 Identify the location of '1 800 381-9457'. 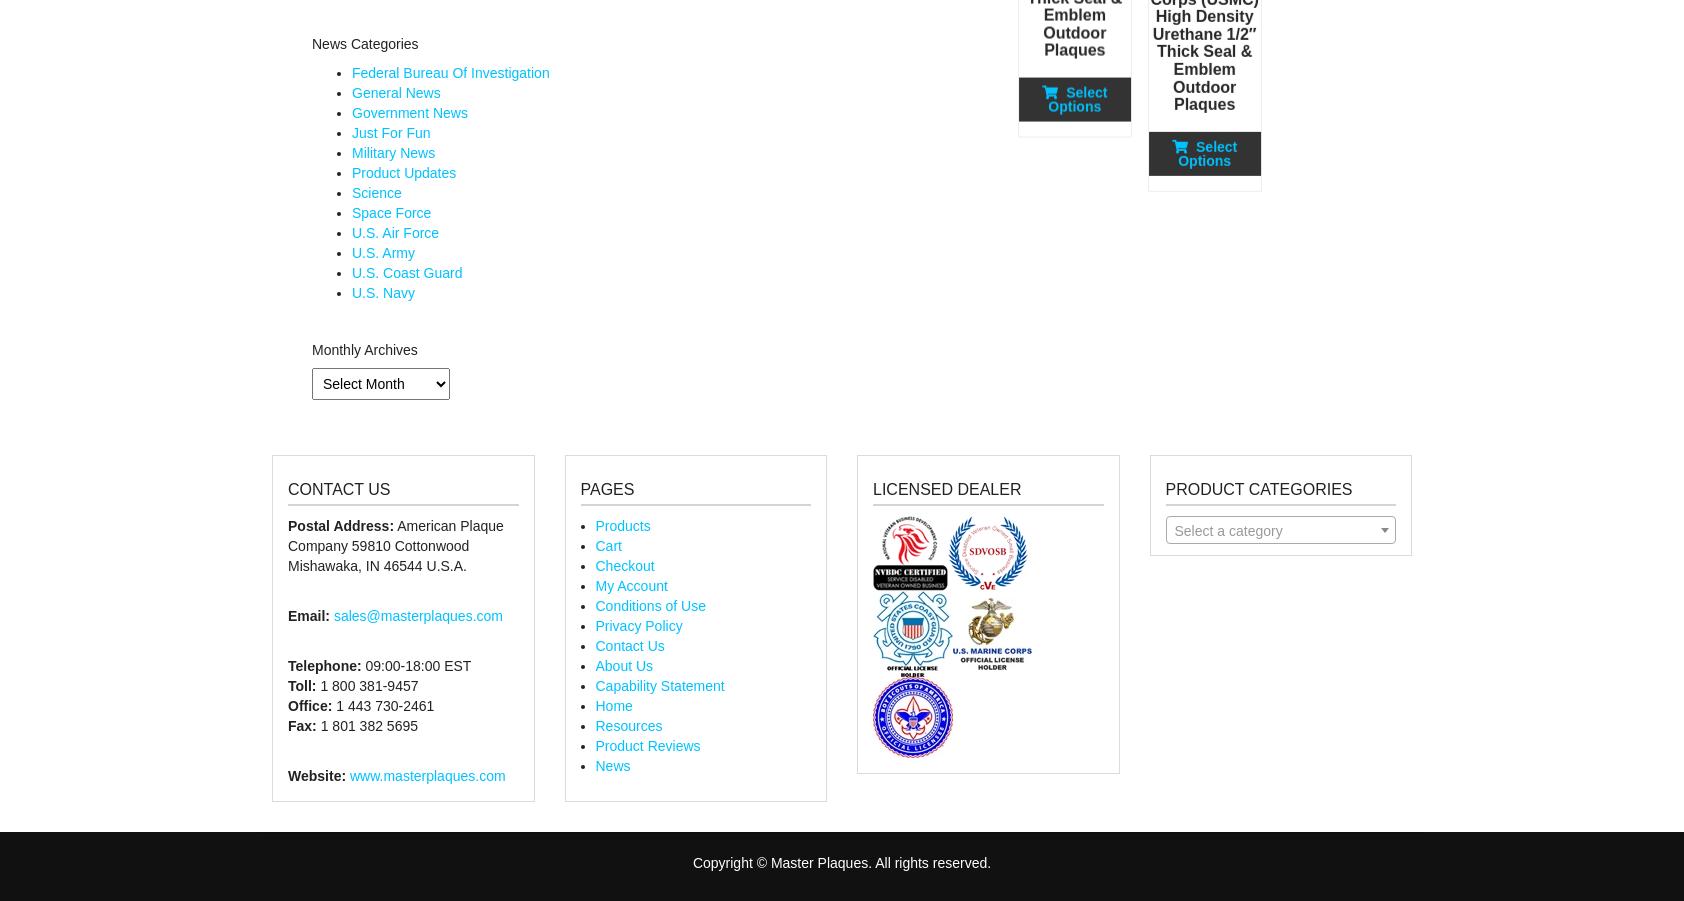
(315, 685).